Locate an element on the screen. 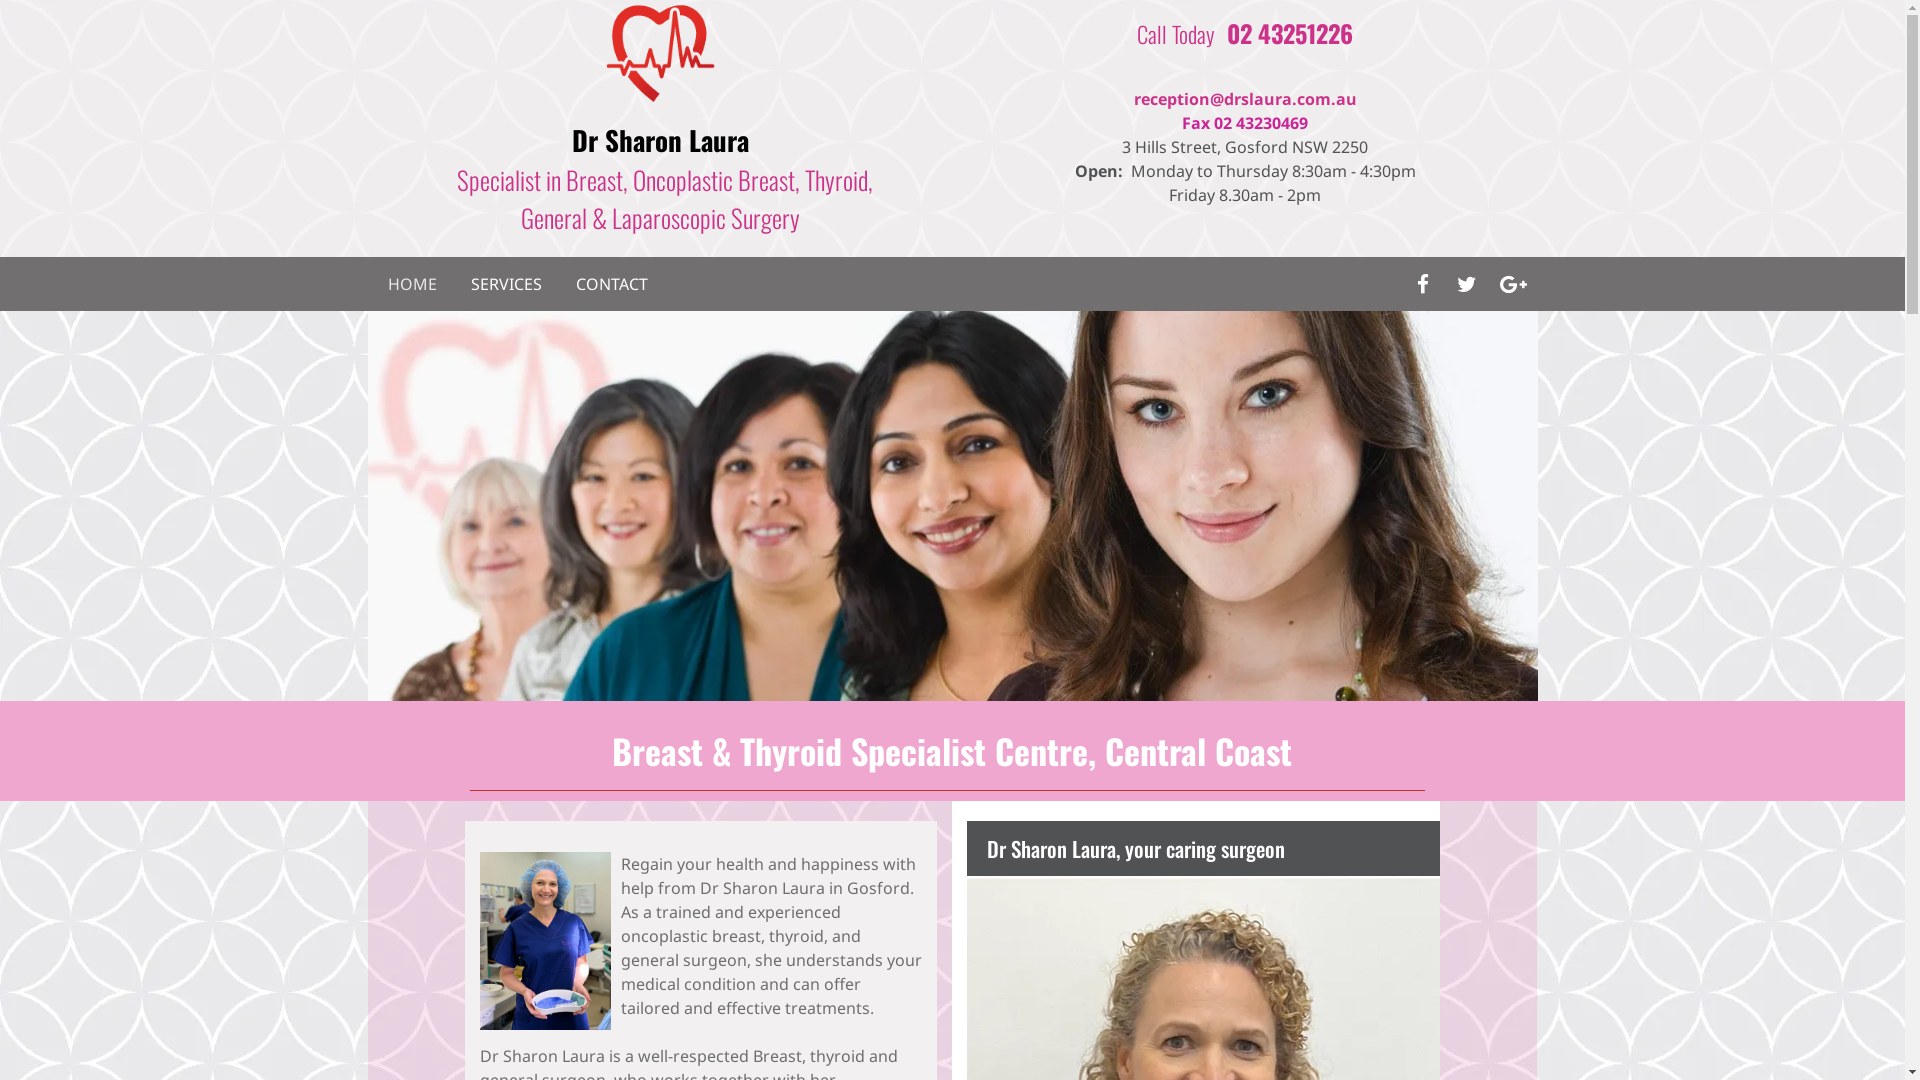  'CONTACT' is located at coordinates (610, 284).